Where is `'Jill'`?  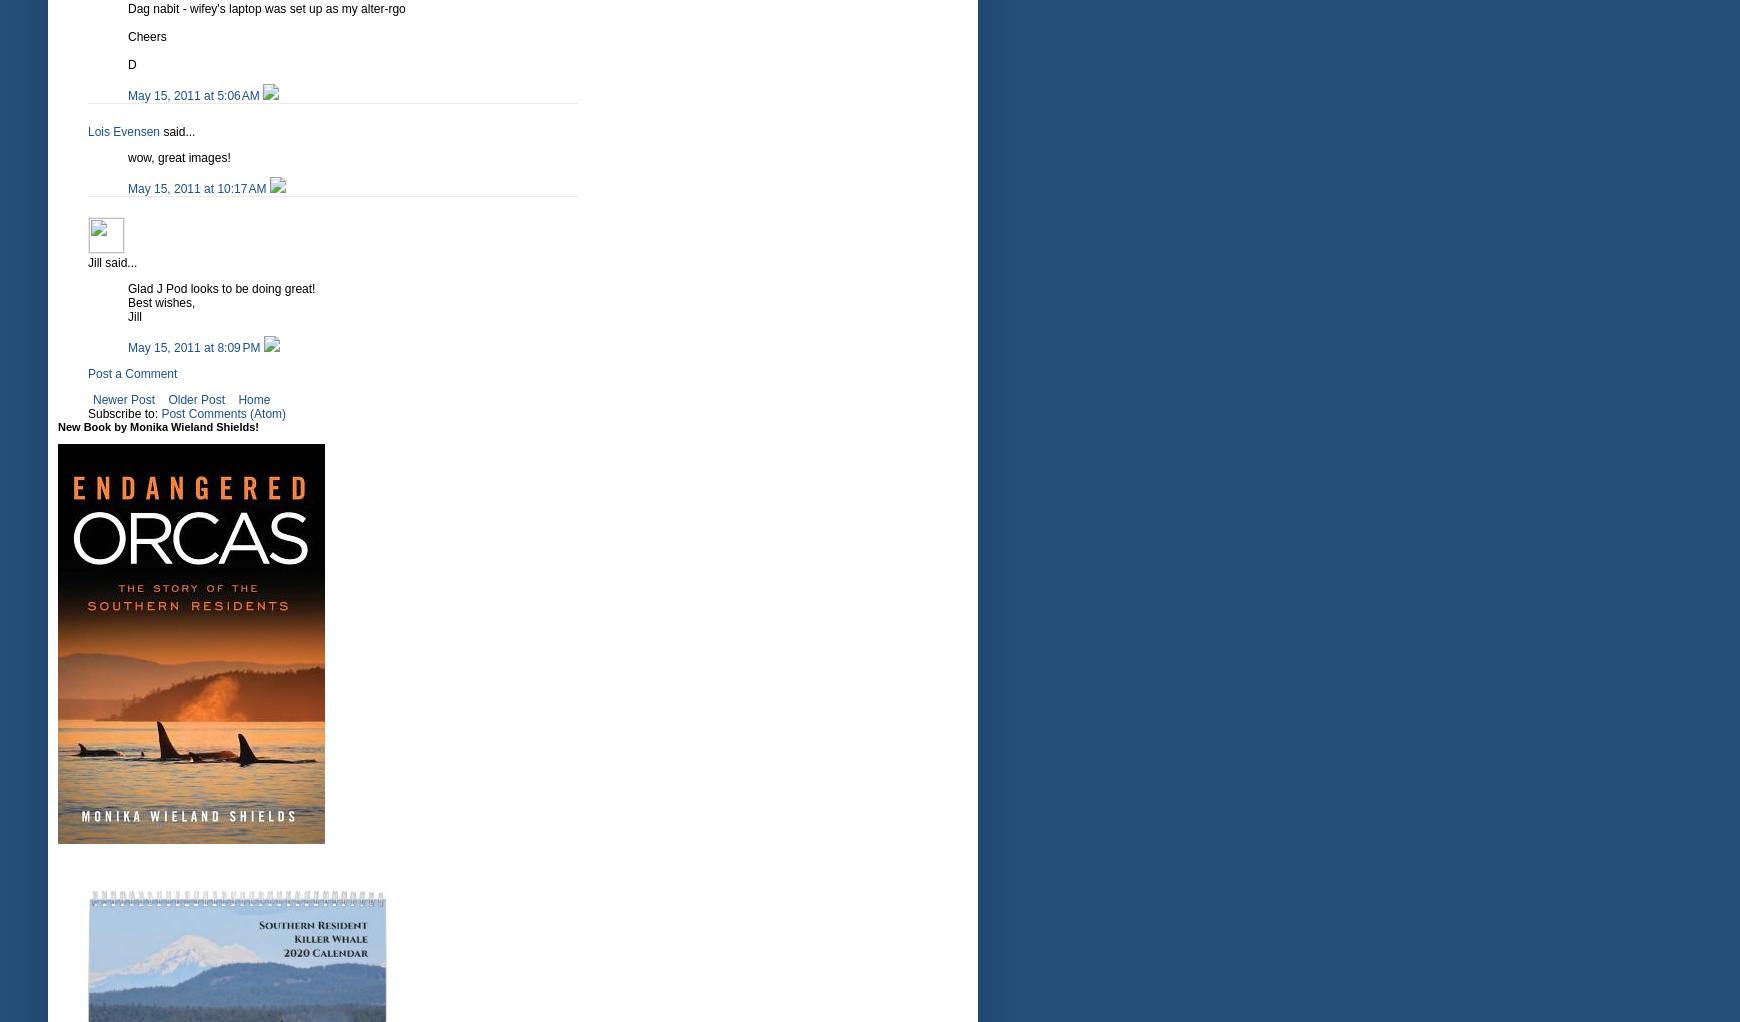
'Jill' is located at coordinates (134, 316).